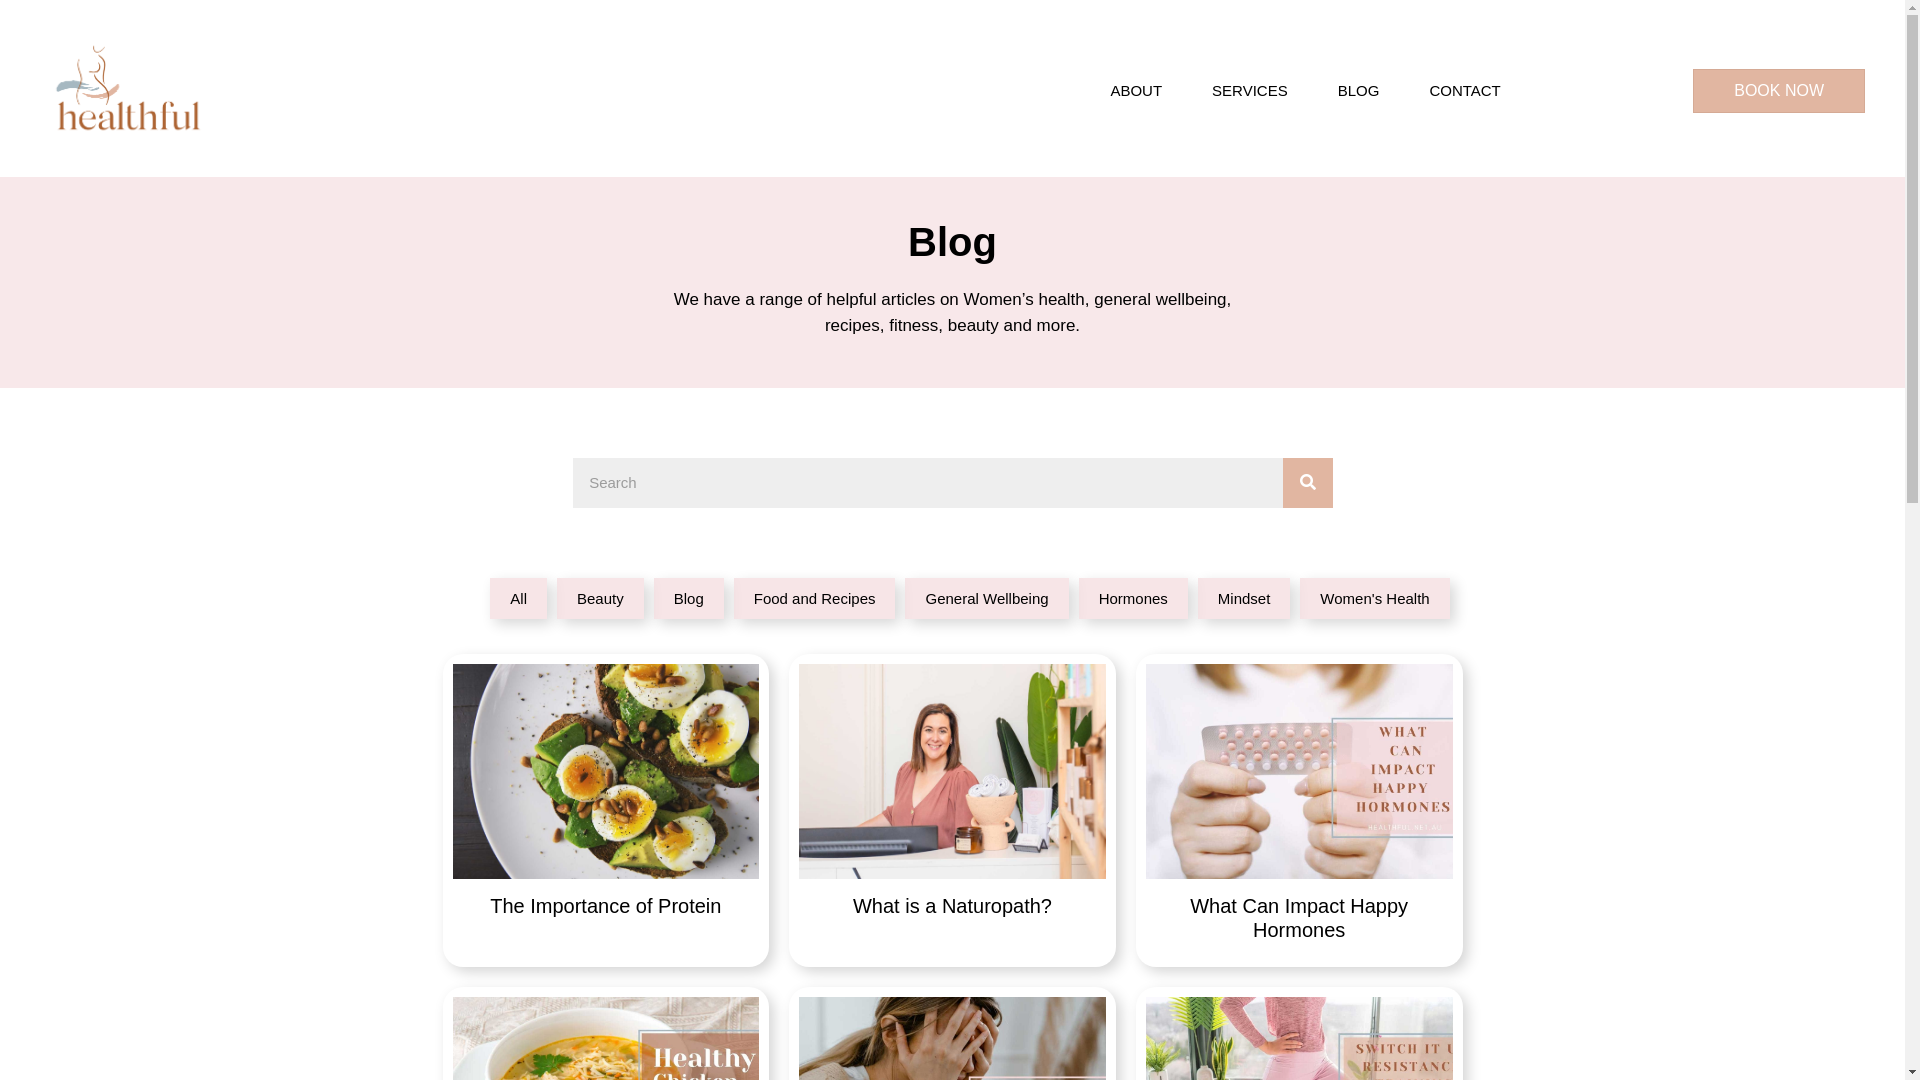  What do you see at coordinates (126, 91) in the screenshot?
I see `'healthful-wellness-logo-main'` at bounding box center [126, 91].